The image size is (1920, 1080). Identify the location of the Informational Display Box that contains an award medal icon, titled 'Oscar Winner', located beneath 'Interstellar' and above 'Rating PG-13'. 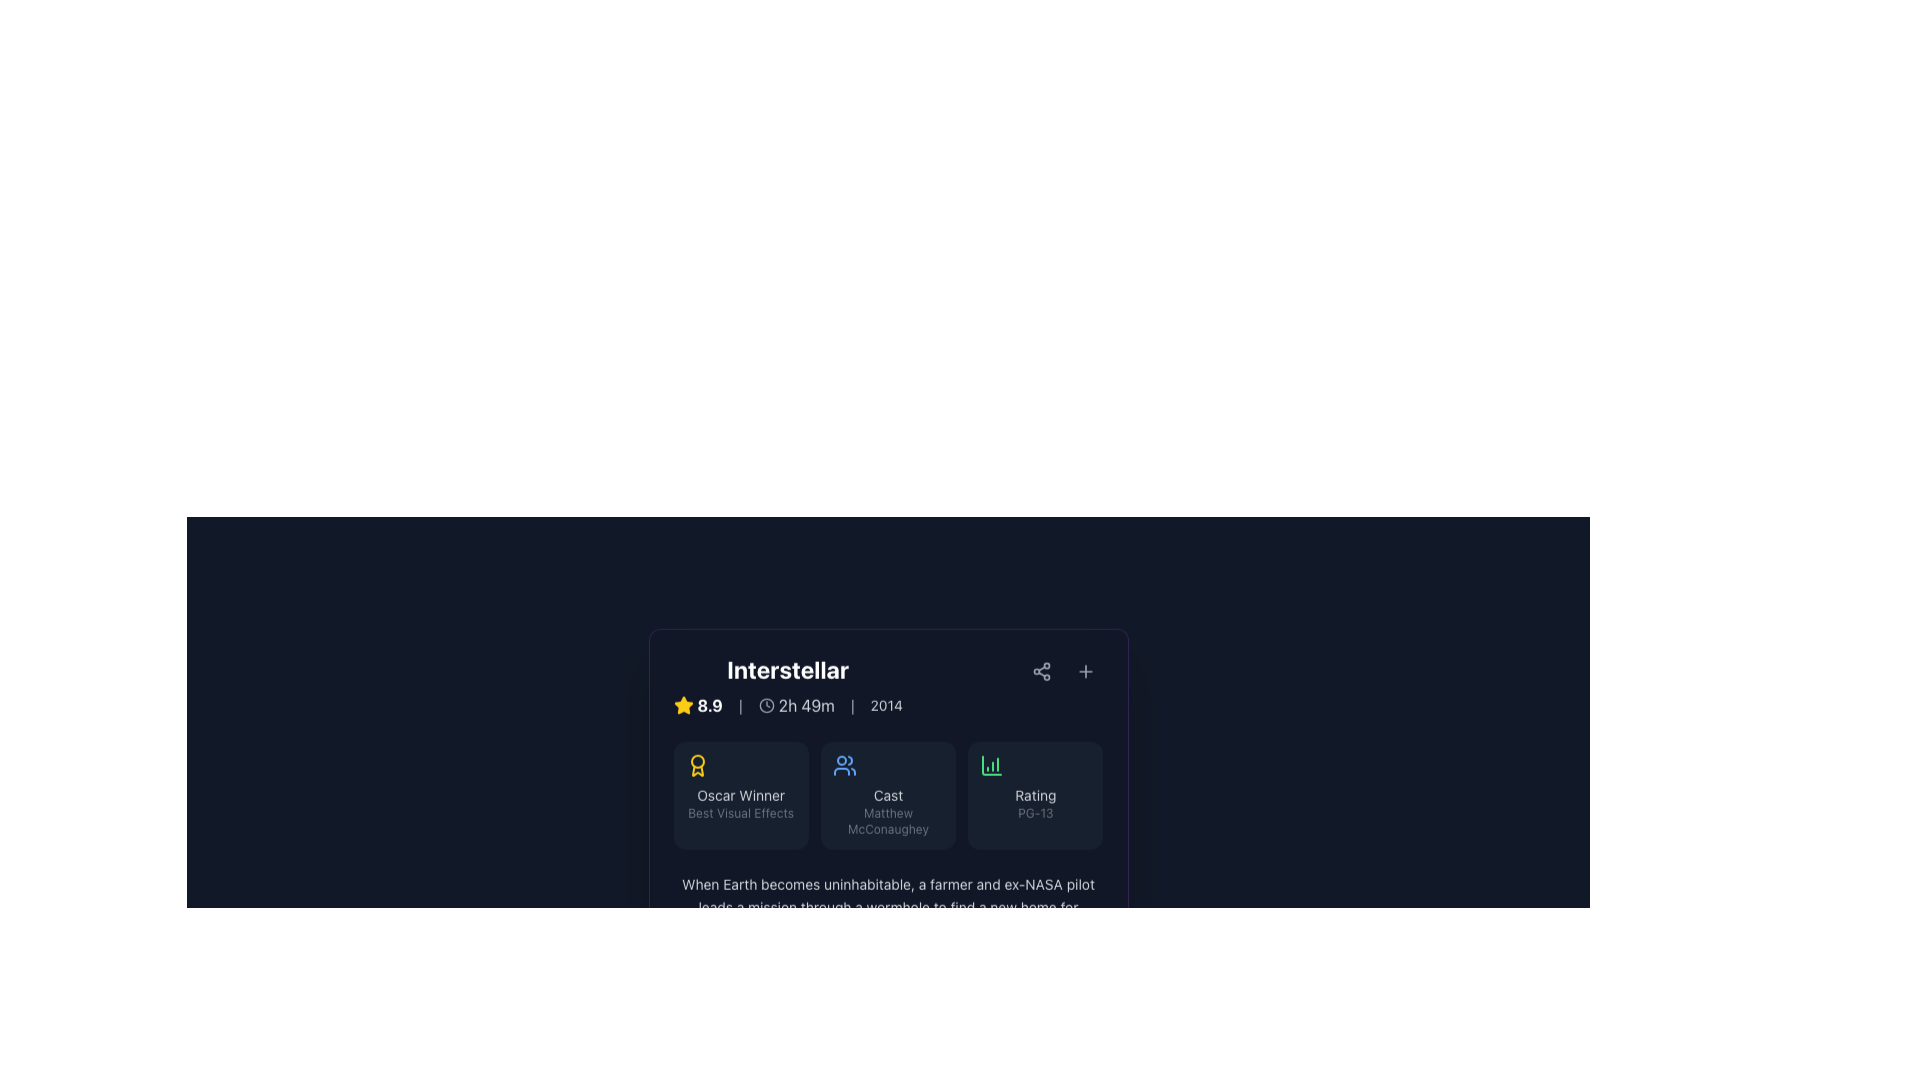
(740, 794).